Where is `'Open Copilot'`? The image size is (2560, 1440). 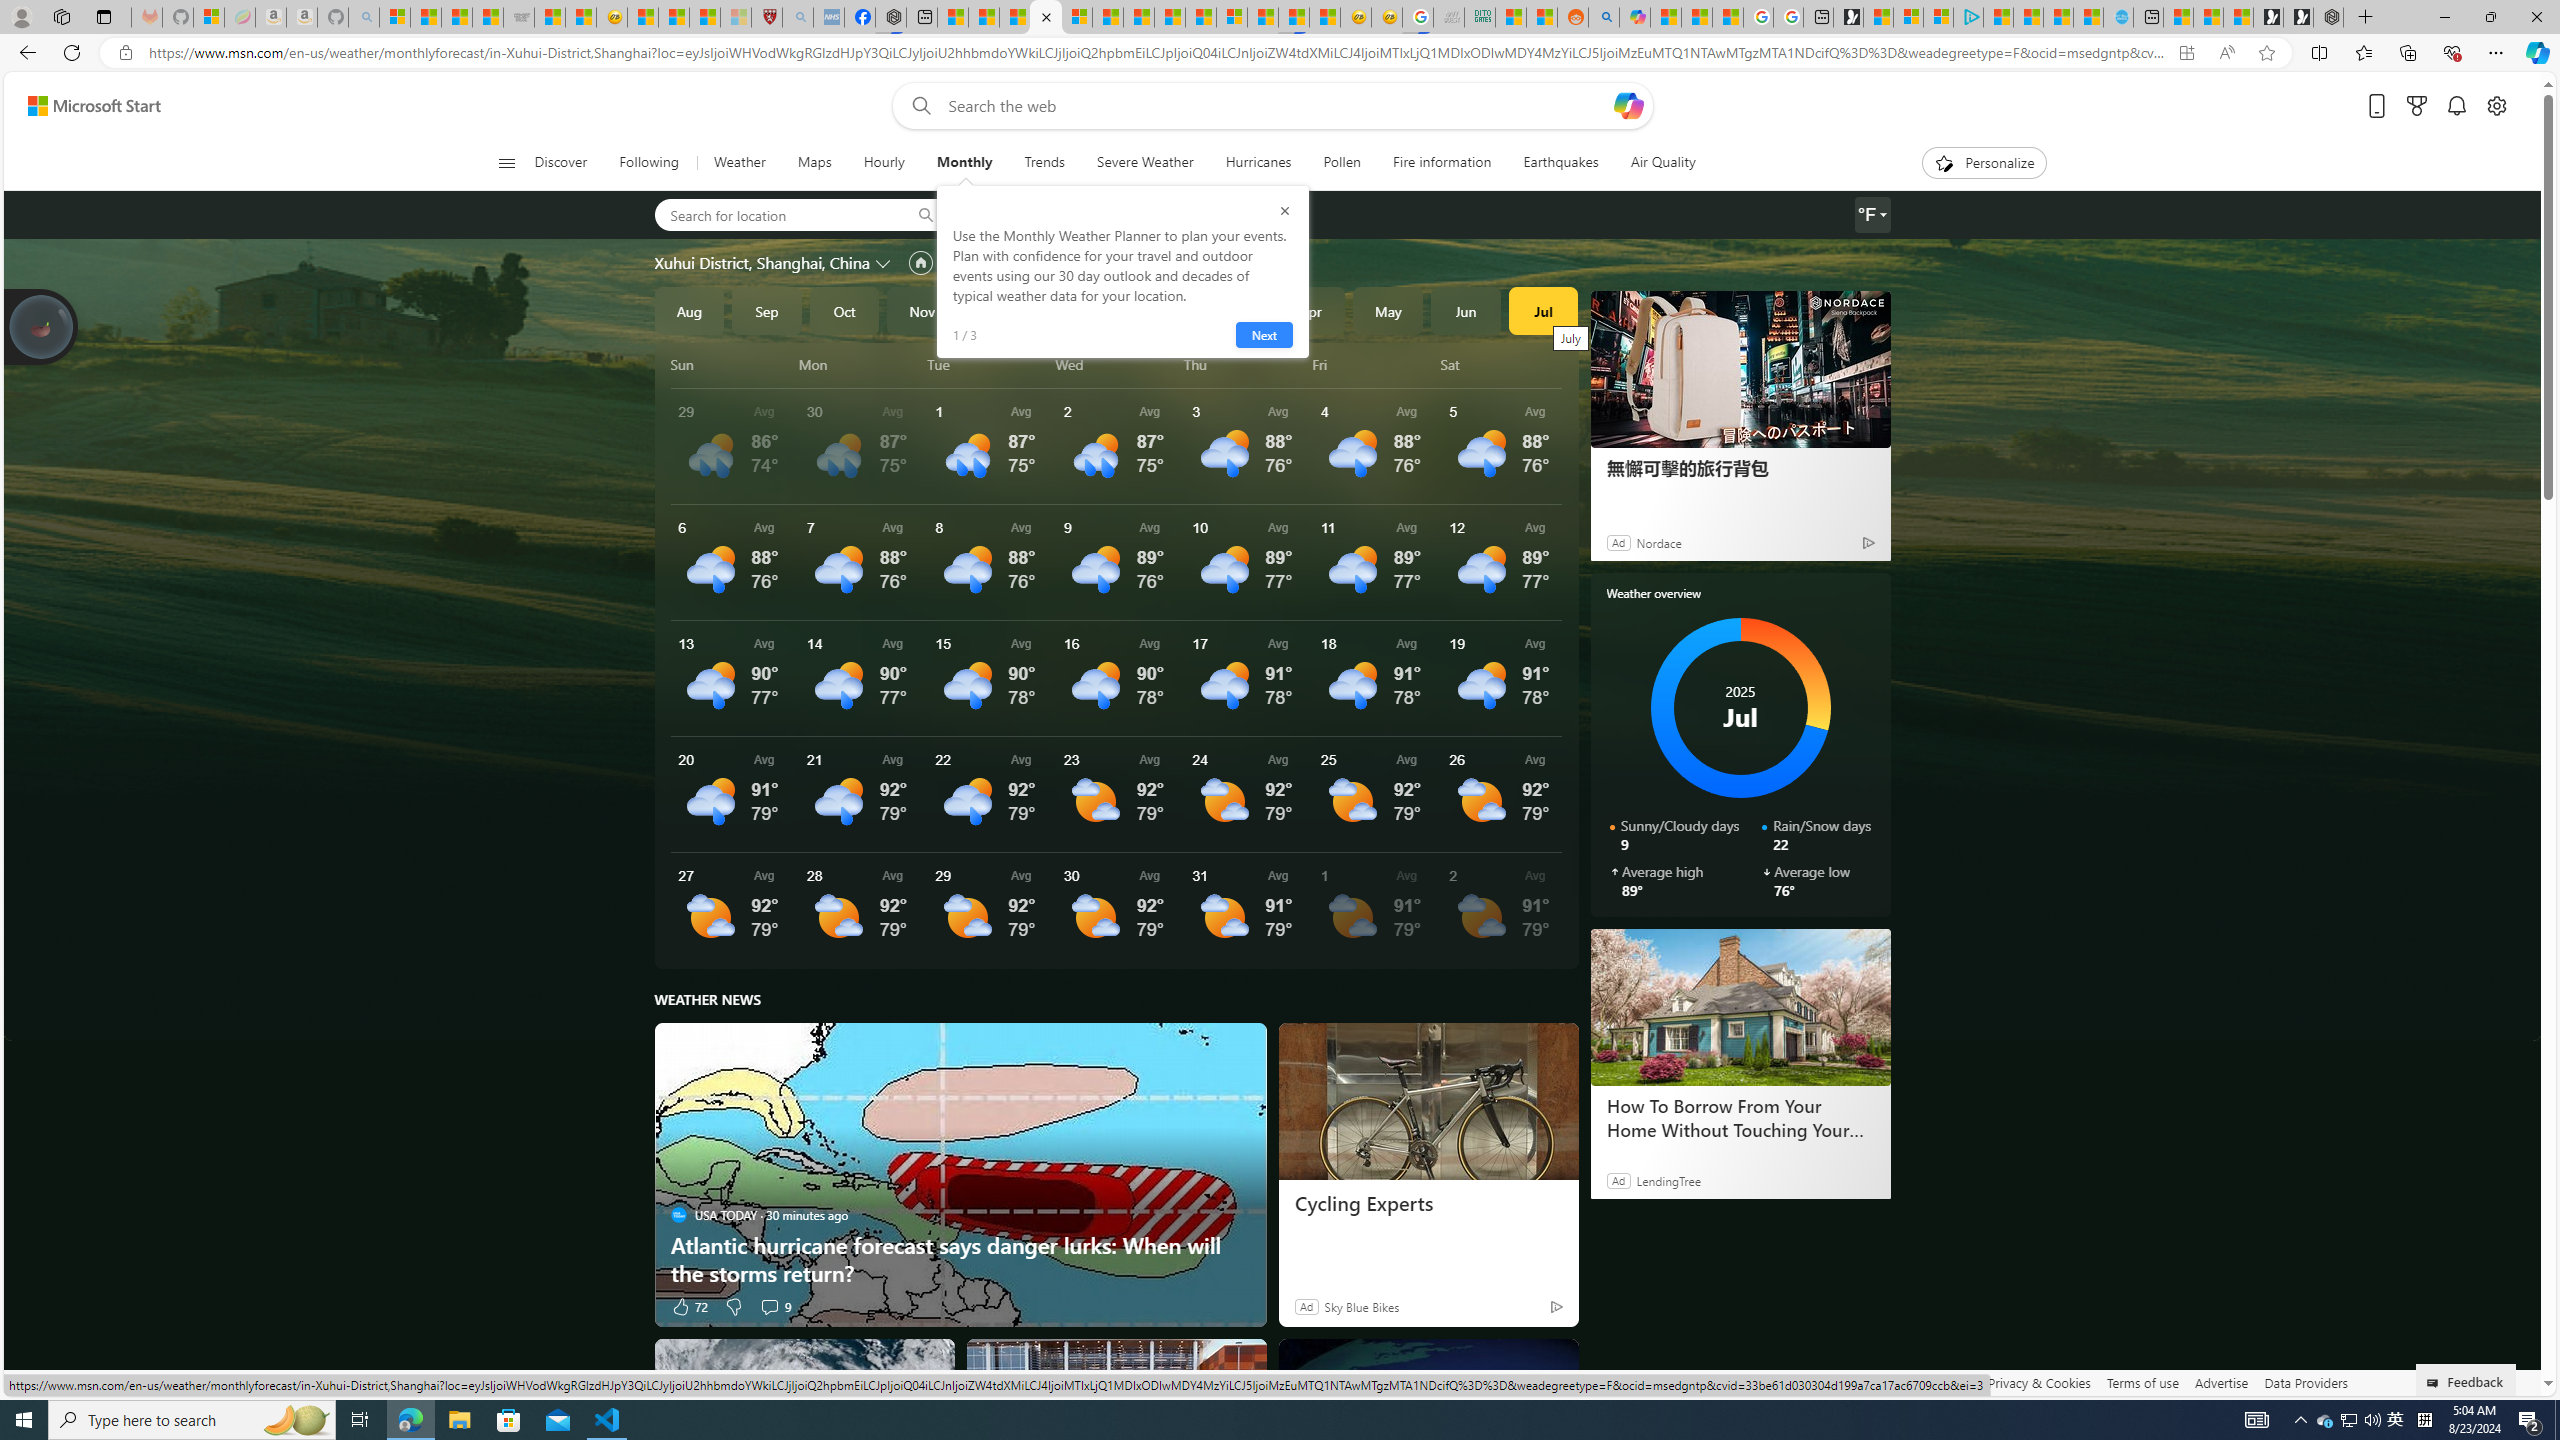
'Open Copilot' is located at coordinates (1628, 104).